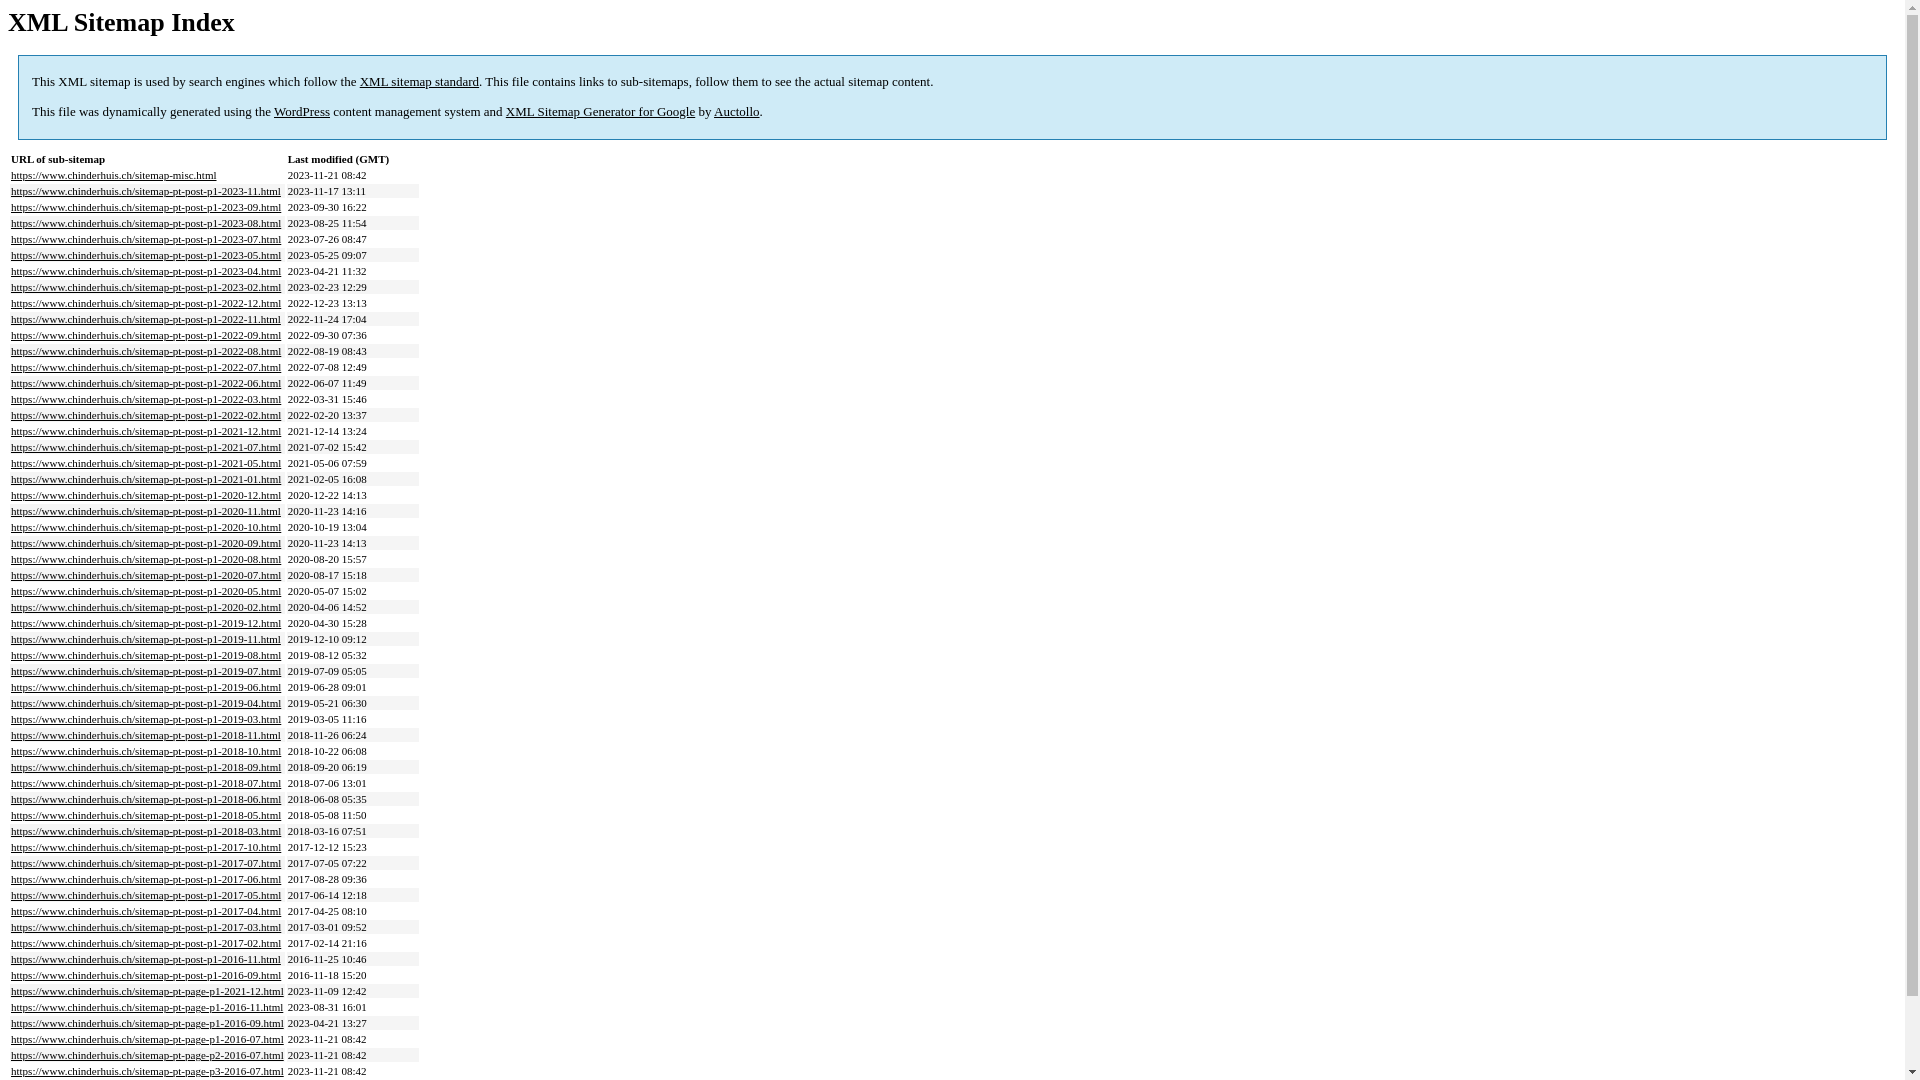 This screenshot has height=1080, width=1920. I want to click on 'https://www.chinderhuis.ch/sitemap-pt-post-p1-2017-03.html', so click(144, 926).